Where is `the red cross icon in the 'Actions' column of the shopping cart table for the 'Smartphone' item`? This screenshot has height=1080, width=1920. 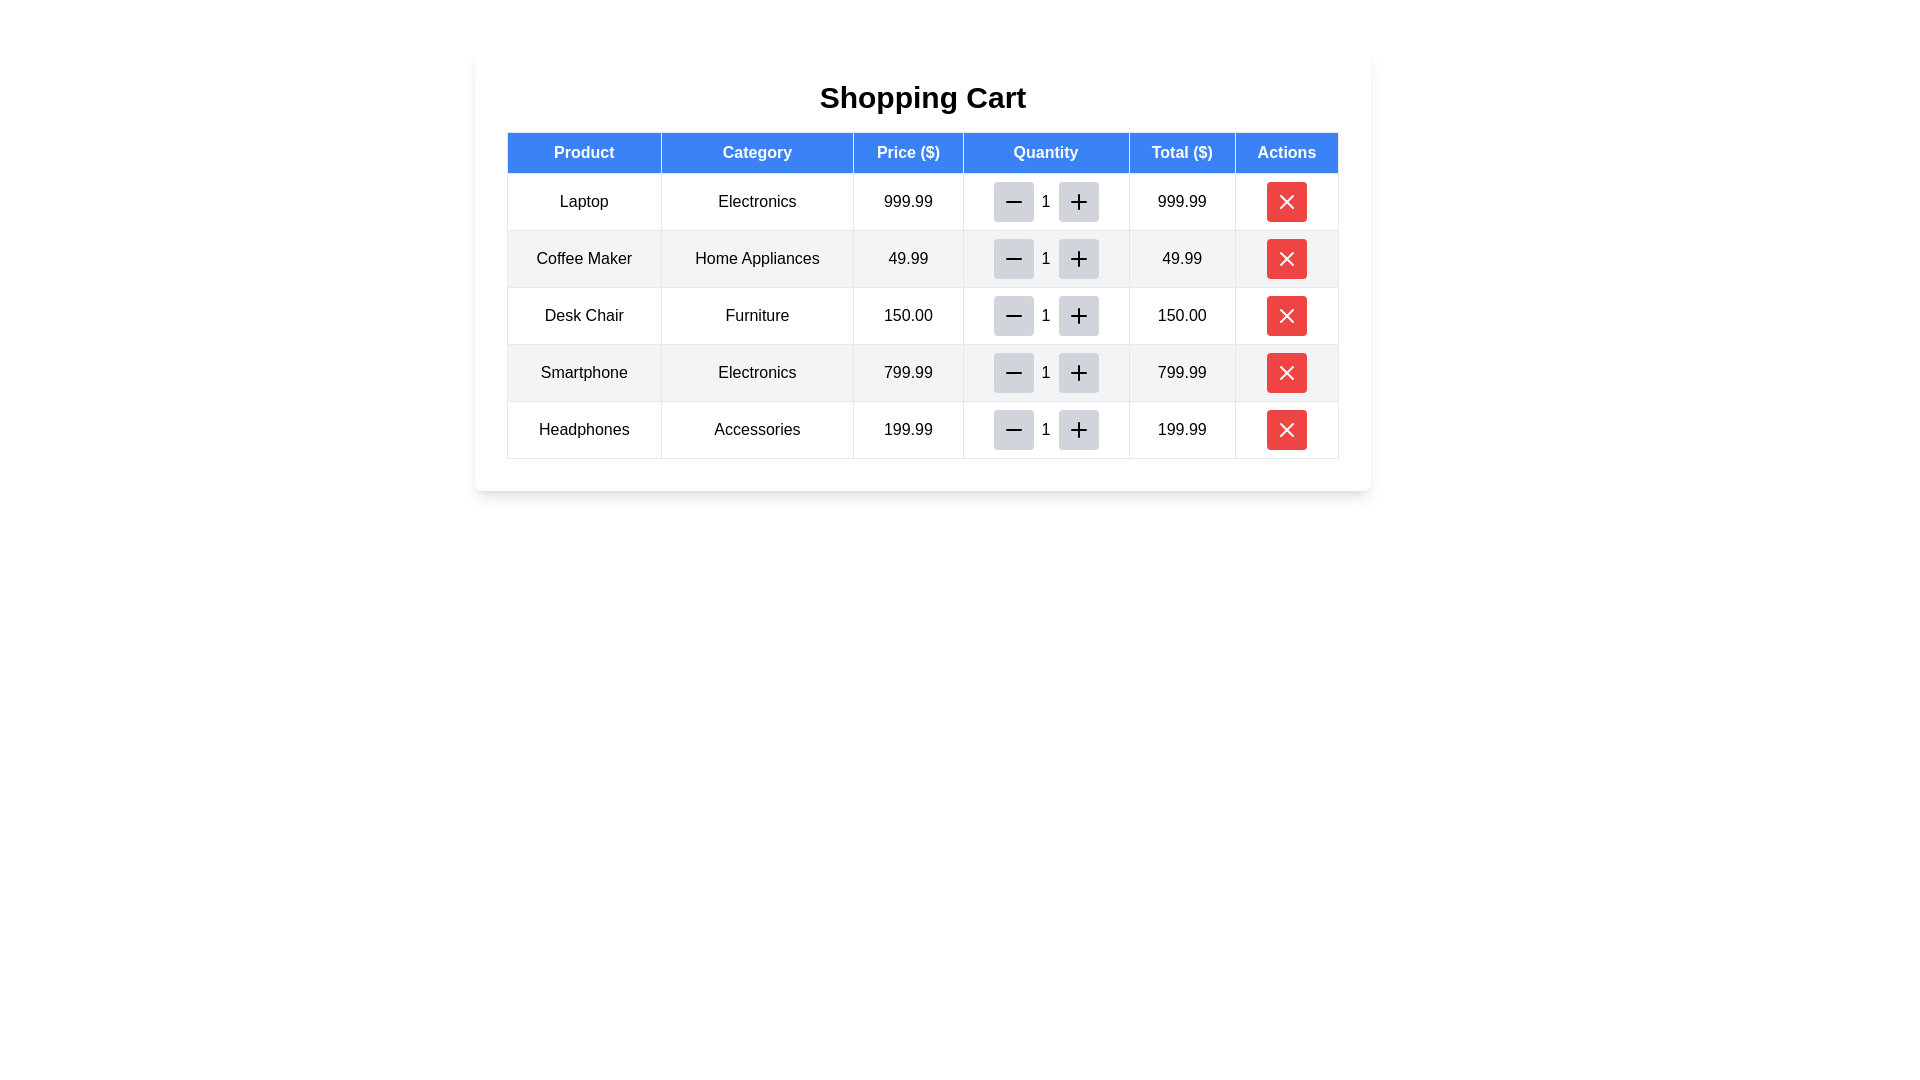 the red cross icon in the 'Actions' column of the shopping cart table for the 'Smartphone' item is located at coordinates (1286, 373).